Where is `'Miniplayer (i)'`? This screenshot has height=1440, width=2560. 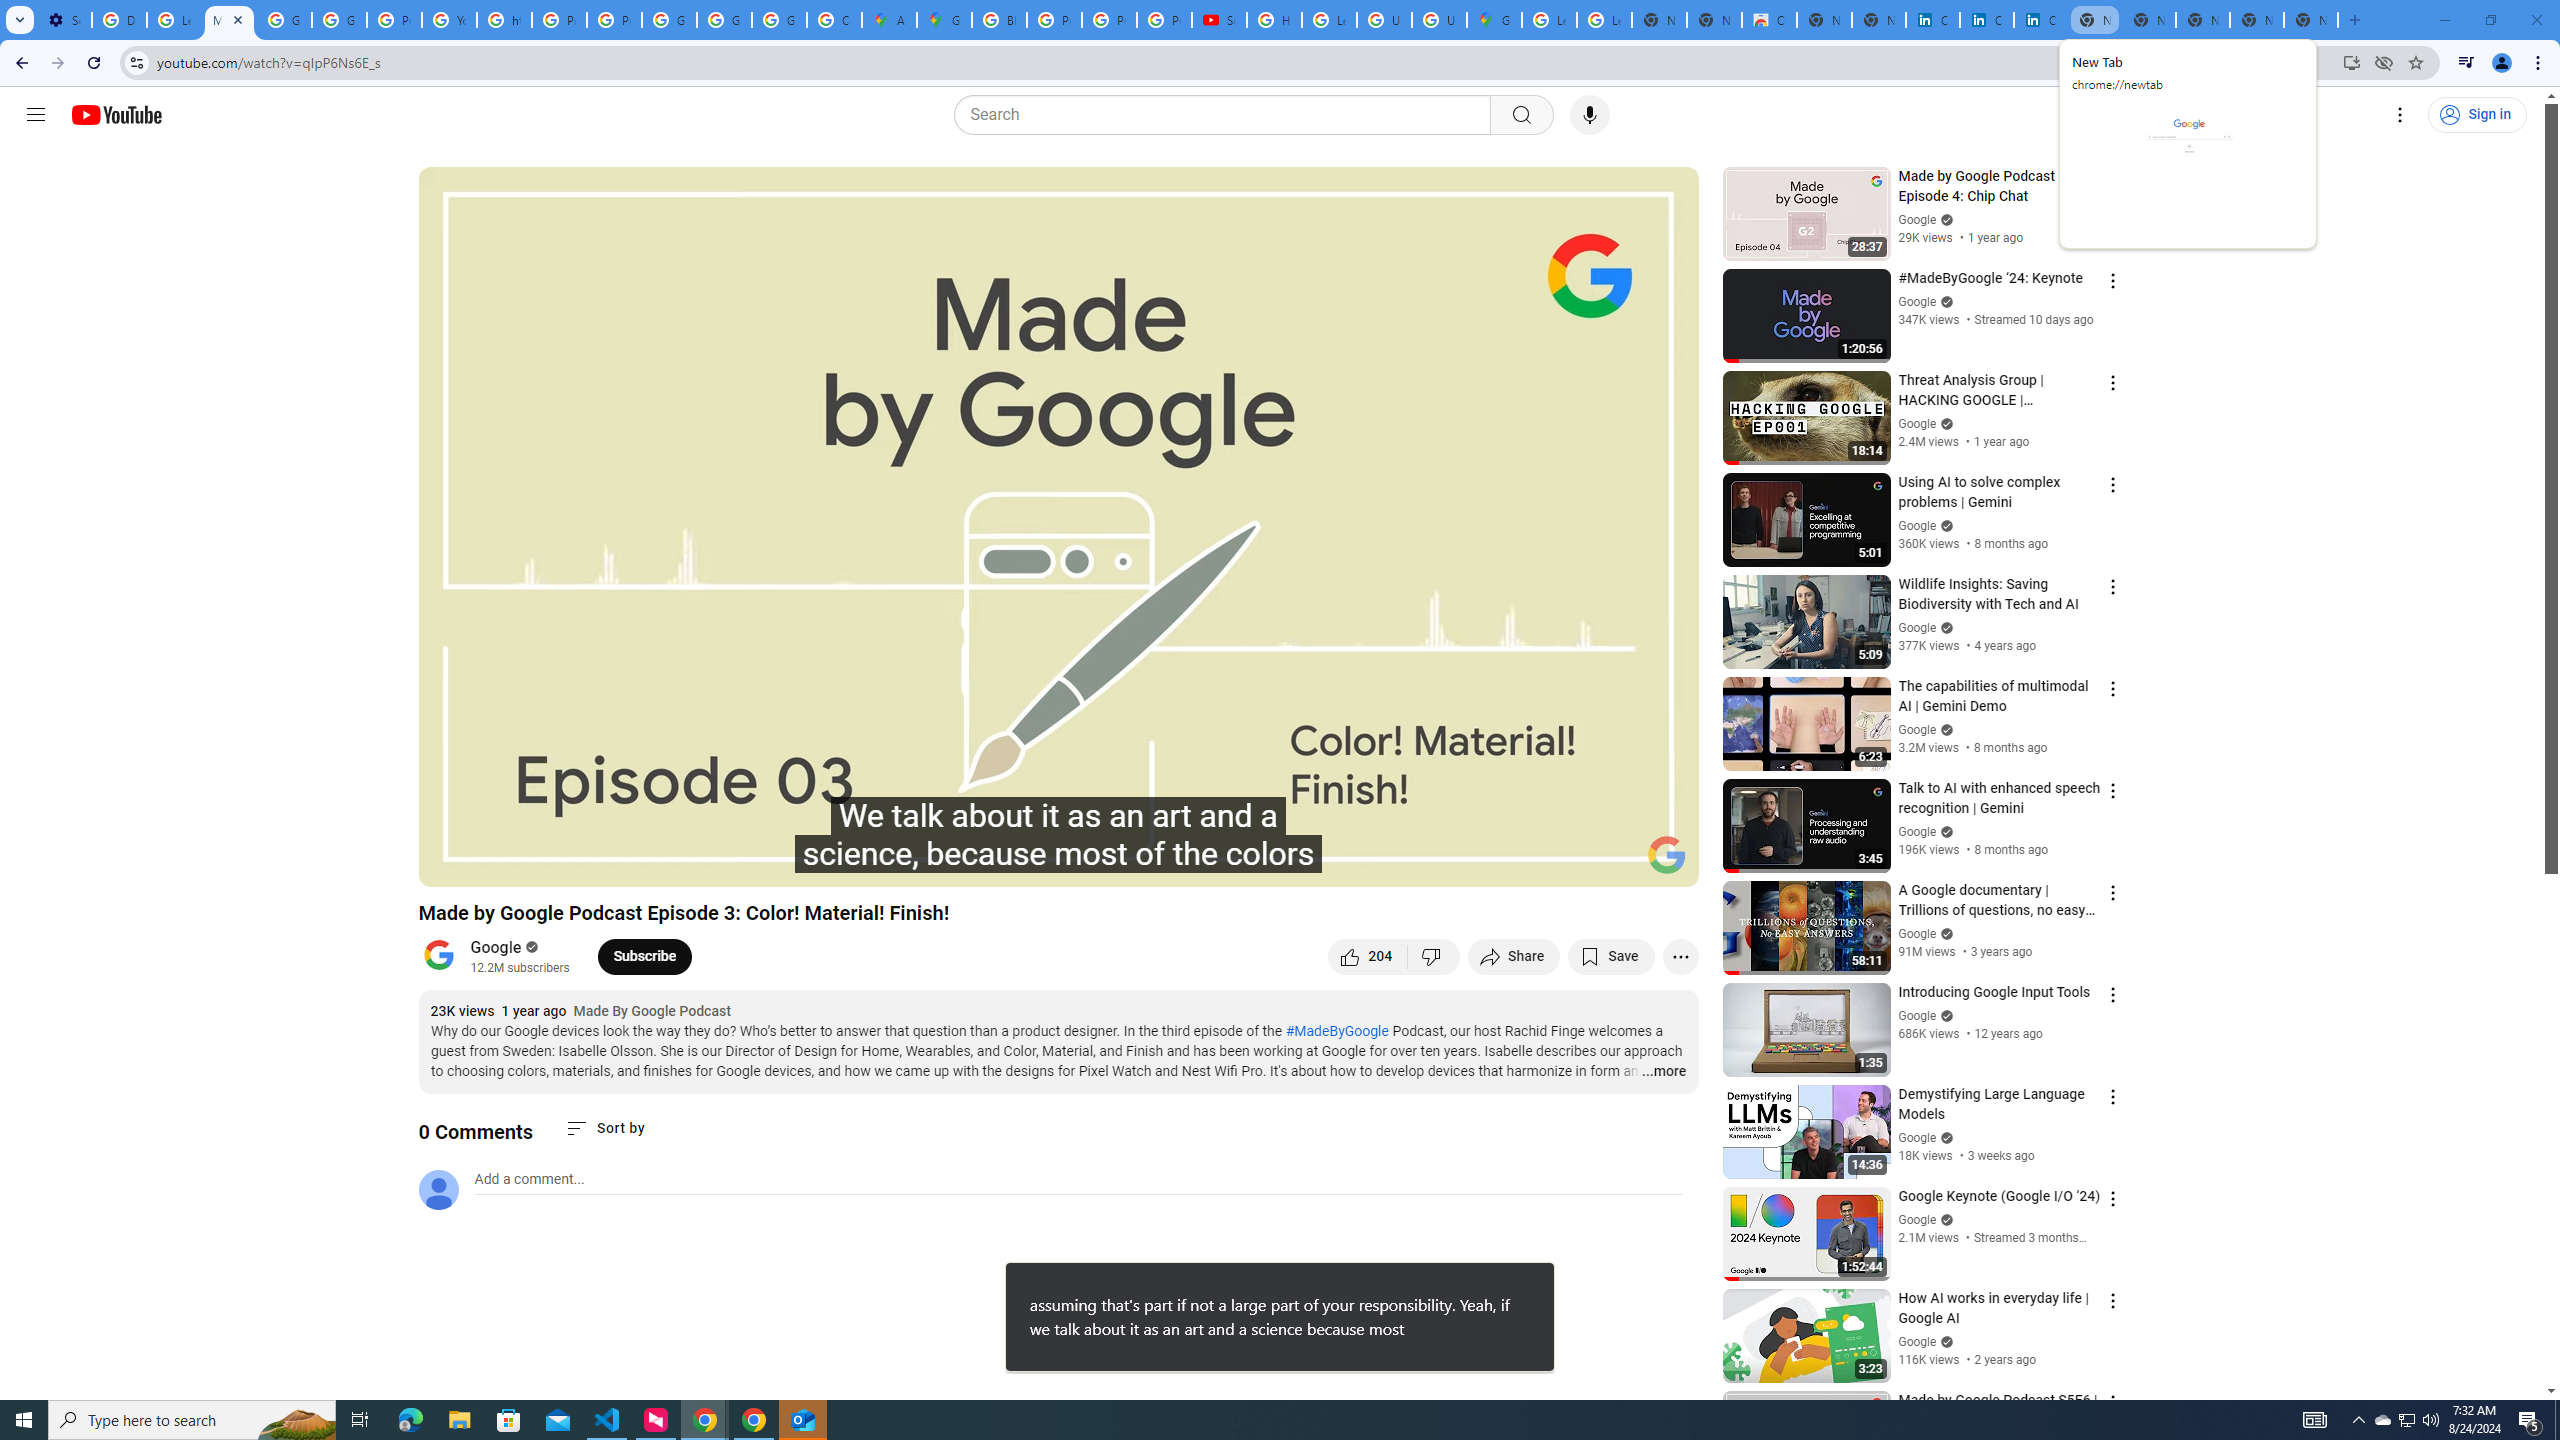 'Miniplayer (i)' is located at coordinates (1565, 862).